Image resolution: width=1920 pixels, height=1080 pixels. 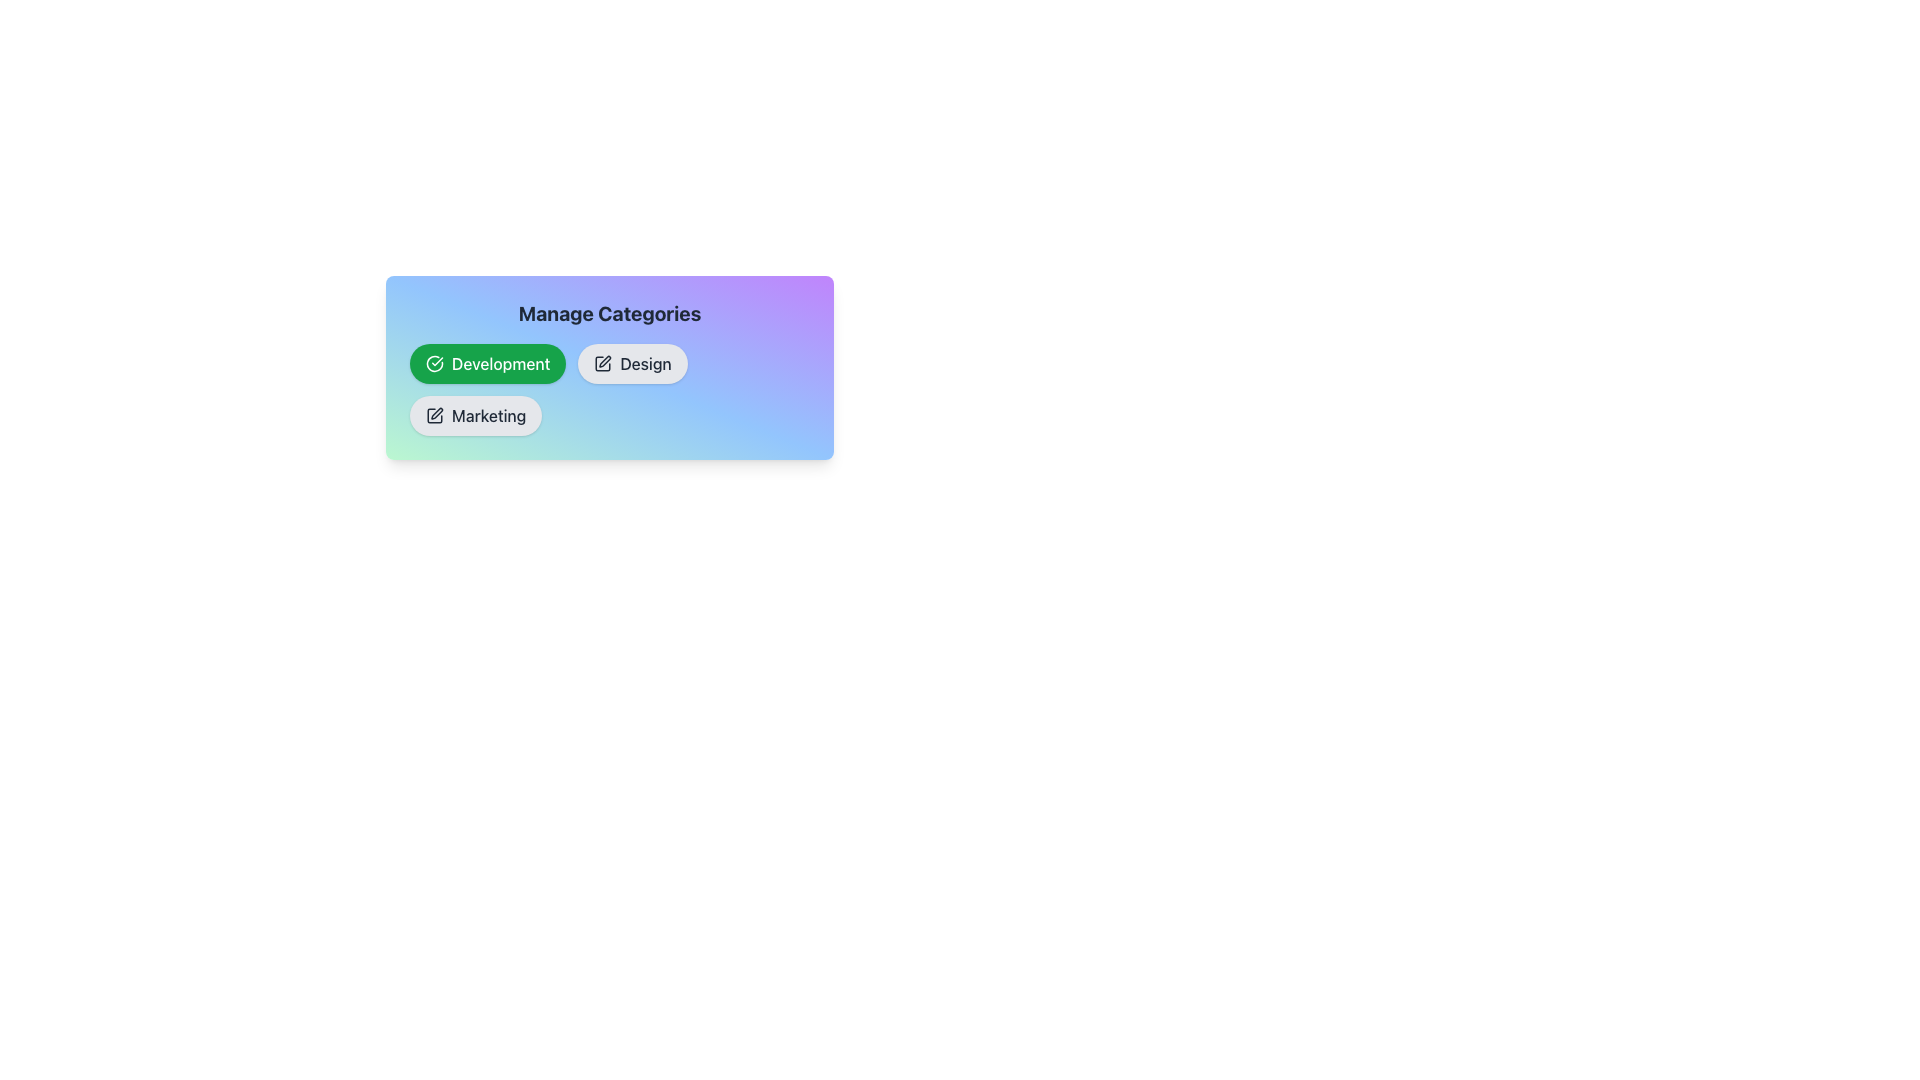 I want to click on the 'Design' button within the horizontally aligned Button Group located under the 'Manage Categories' title, so click(x=608, y=389).